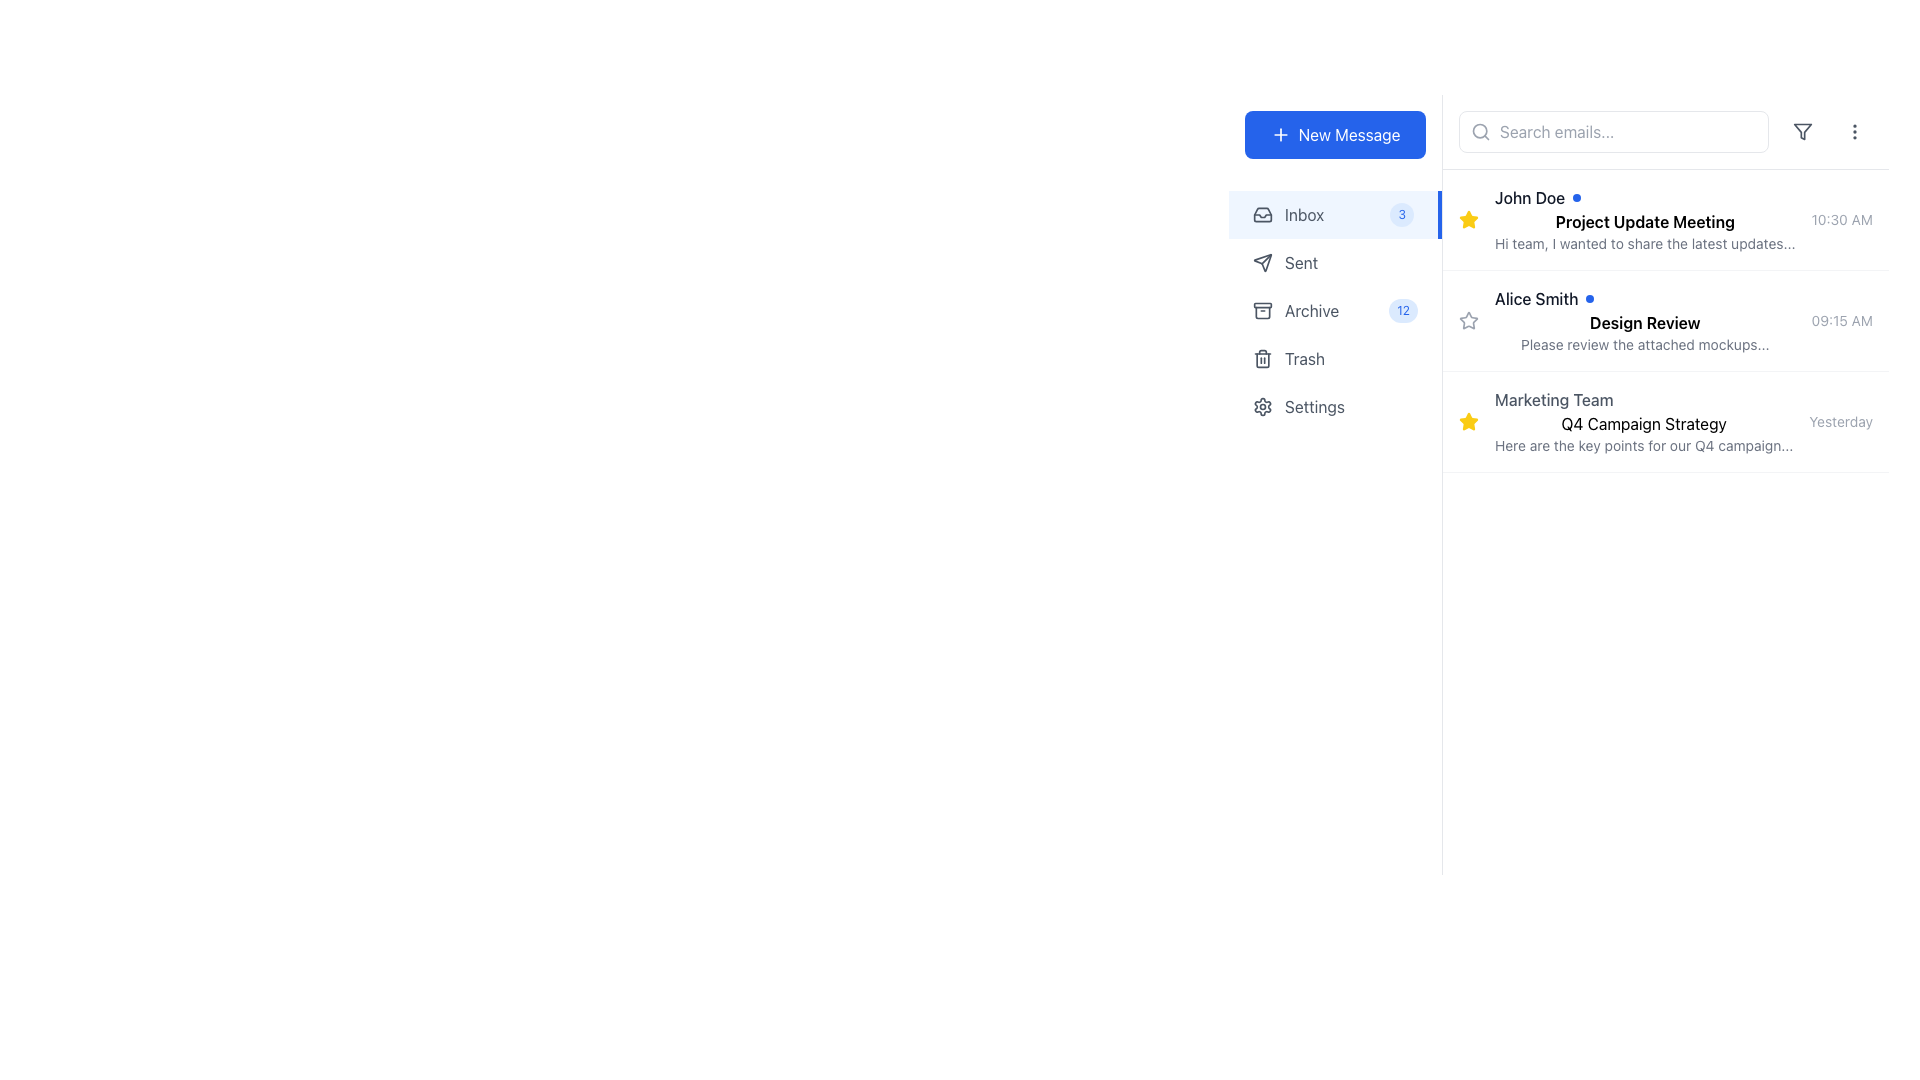  What do you see at coordinates (1468, 319) in the screenshot?
I see `the star button located to the left of the 'Design Review' subject title in the second listing under the 'Inbox' section` at bounding box center [1468, 319].